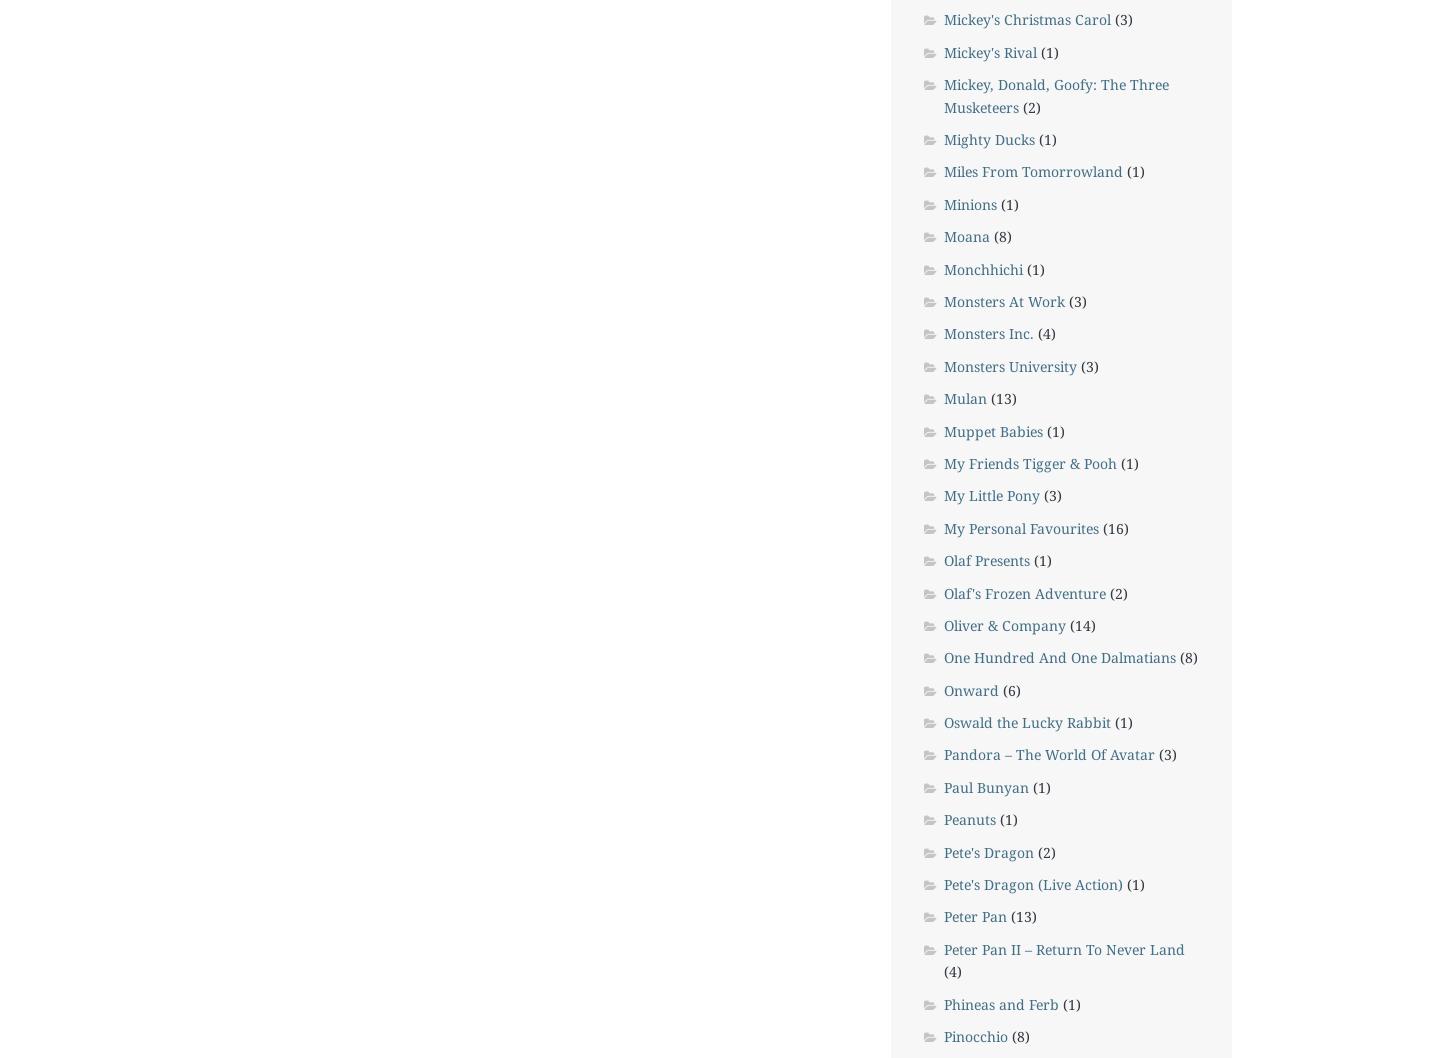 The width and height of the screenshot is (1440, 1058). What do you see at coordinates (973, 916) in the screenshot?
I see `'Peter Pan'` at bounding box center [973, 916].